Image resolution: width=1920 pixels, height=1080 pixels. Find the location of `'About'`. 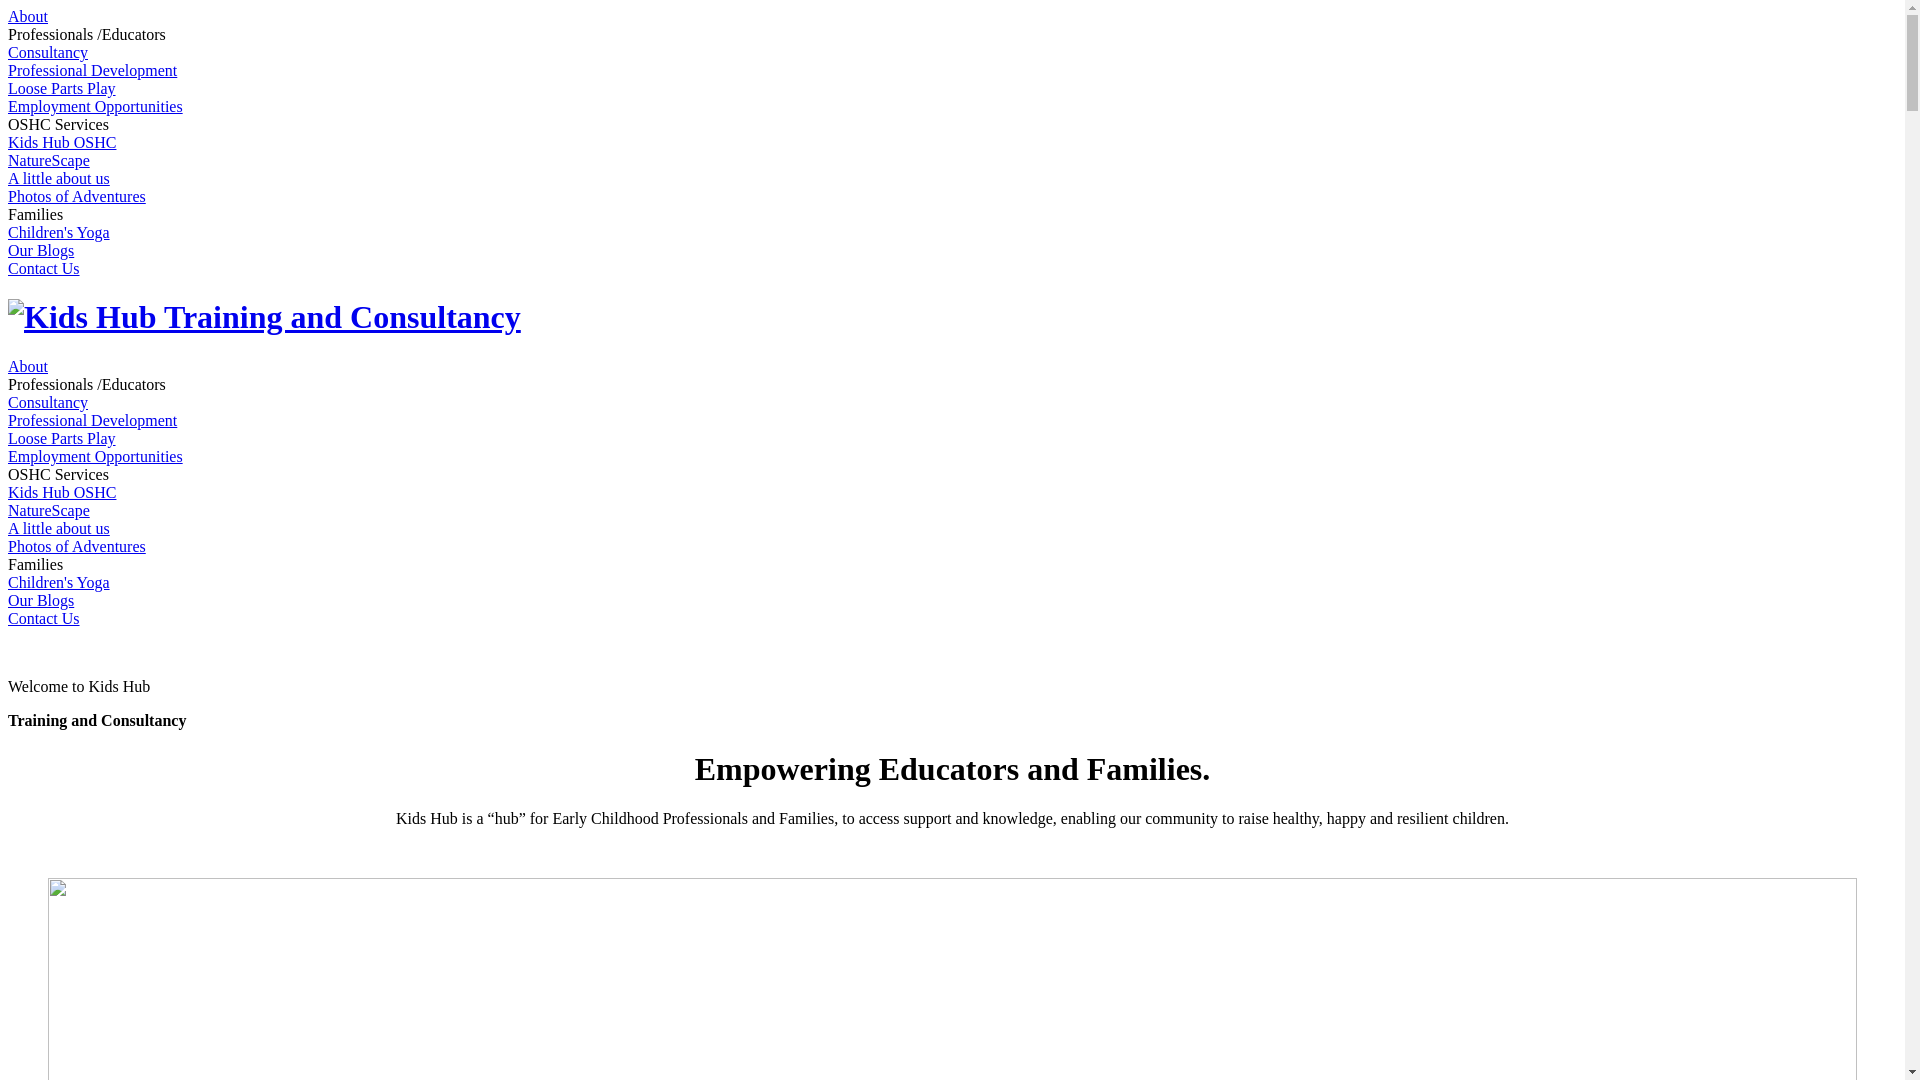

'About' is located at coordinates (28, 366).